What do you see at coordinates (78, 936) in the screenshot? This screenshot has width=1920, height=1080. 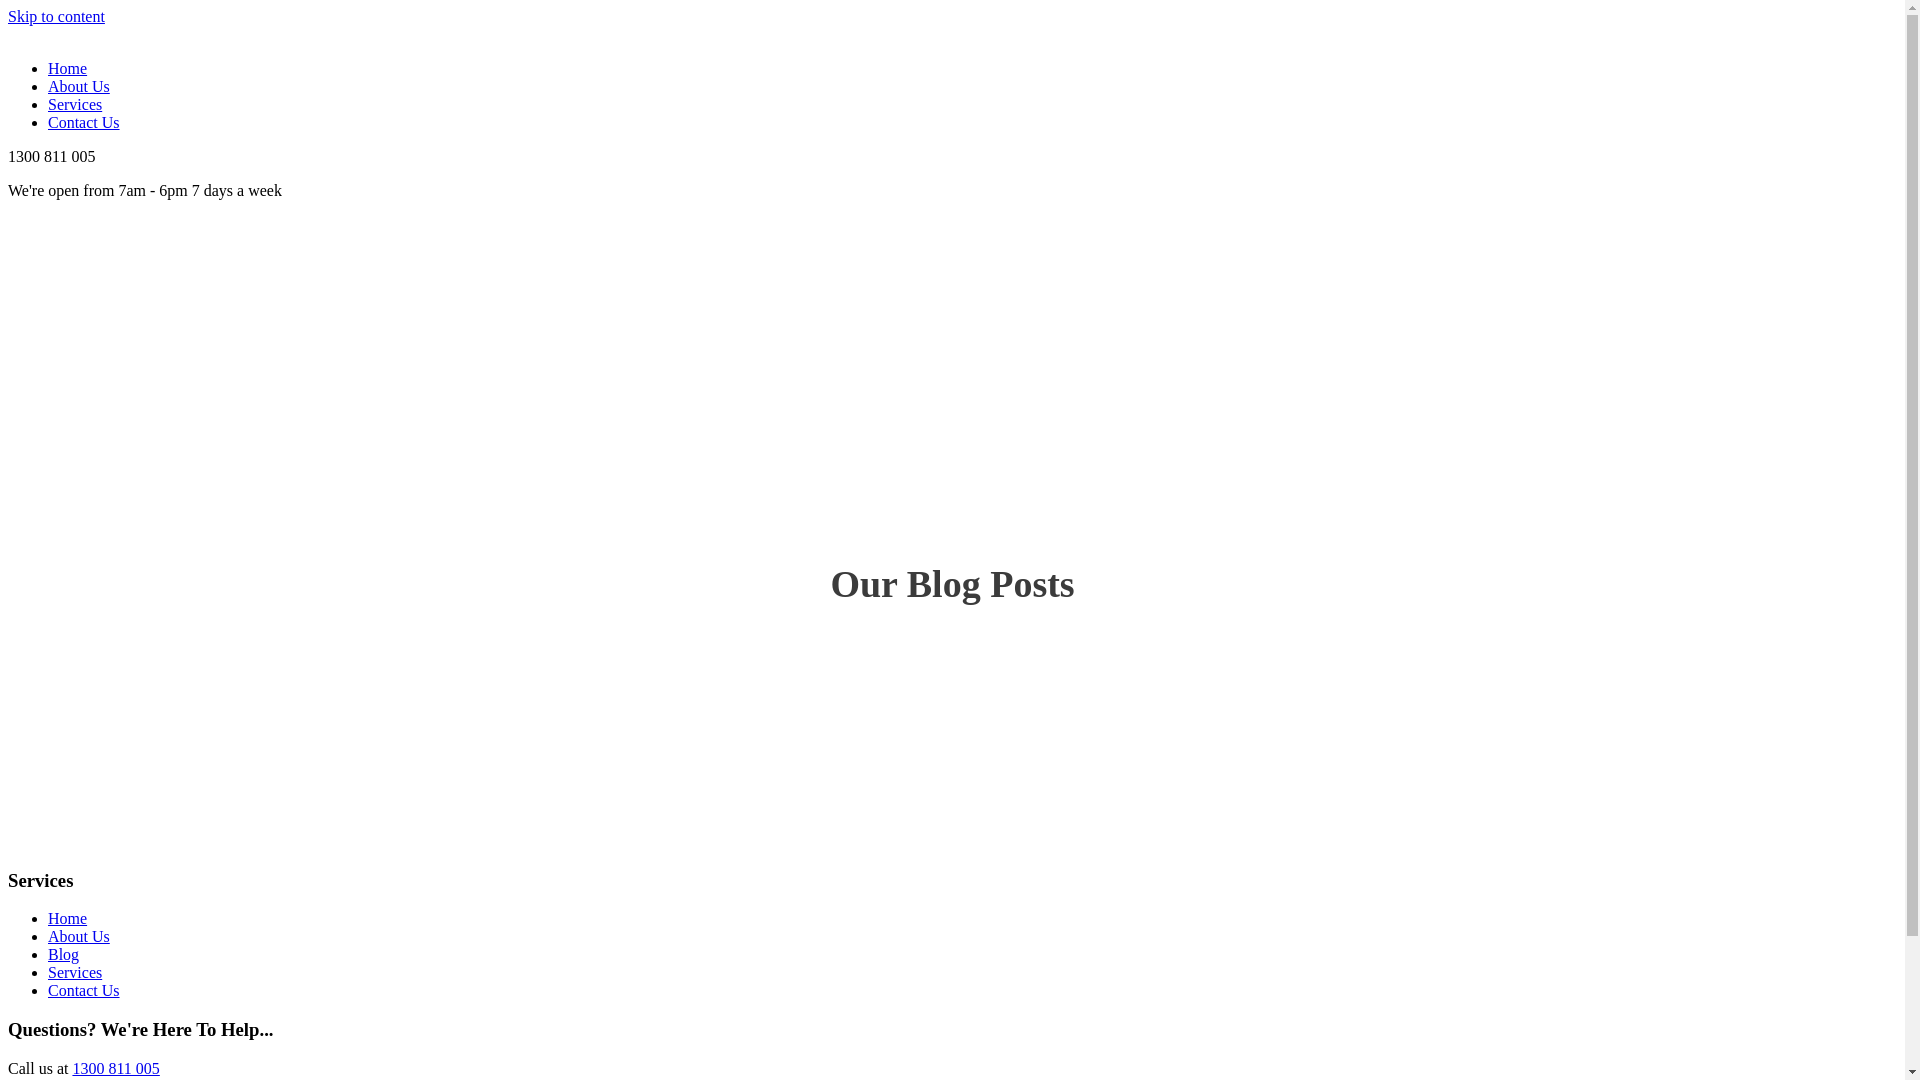 I see `'About Us'` at bounding box center [78, 936].